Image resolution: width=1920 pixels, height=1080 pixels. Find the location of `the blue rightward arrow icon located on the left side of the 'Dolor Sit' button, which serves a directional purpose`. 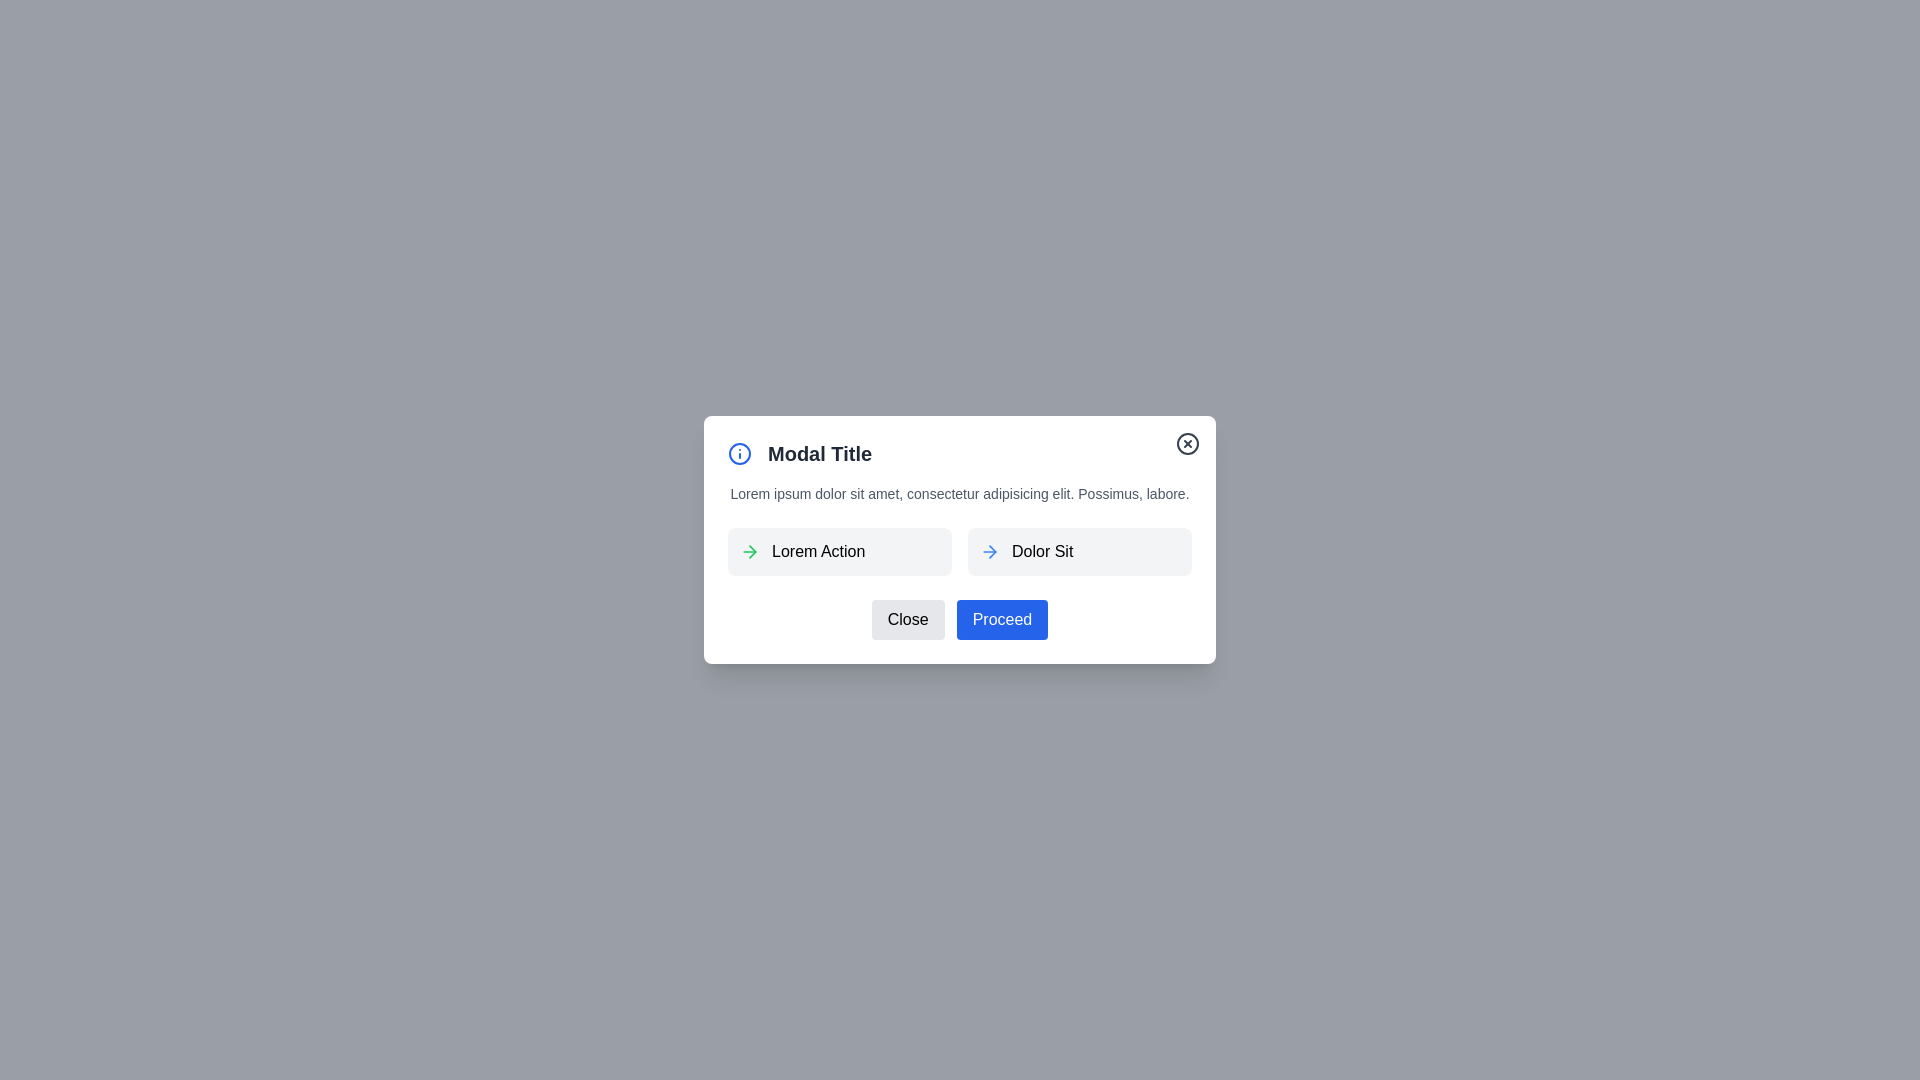

the blue rightward arrow icon located on the left side of the 'Dolor Sit' button, which serves a directional purpose is located at coordinates (989, 551).